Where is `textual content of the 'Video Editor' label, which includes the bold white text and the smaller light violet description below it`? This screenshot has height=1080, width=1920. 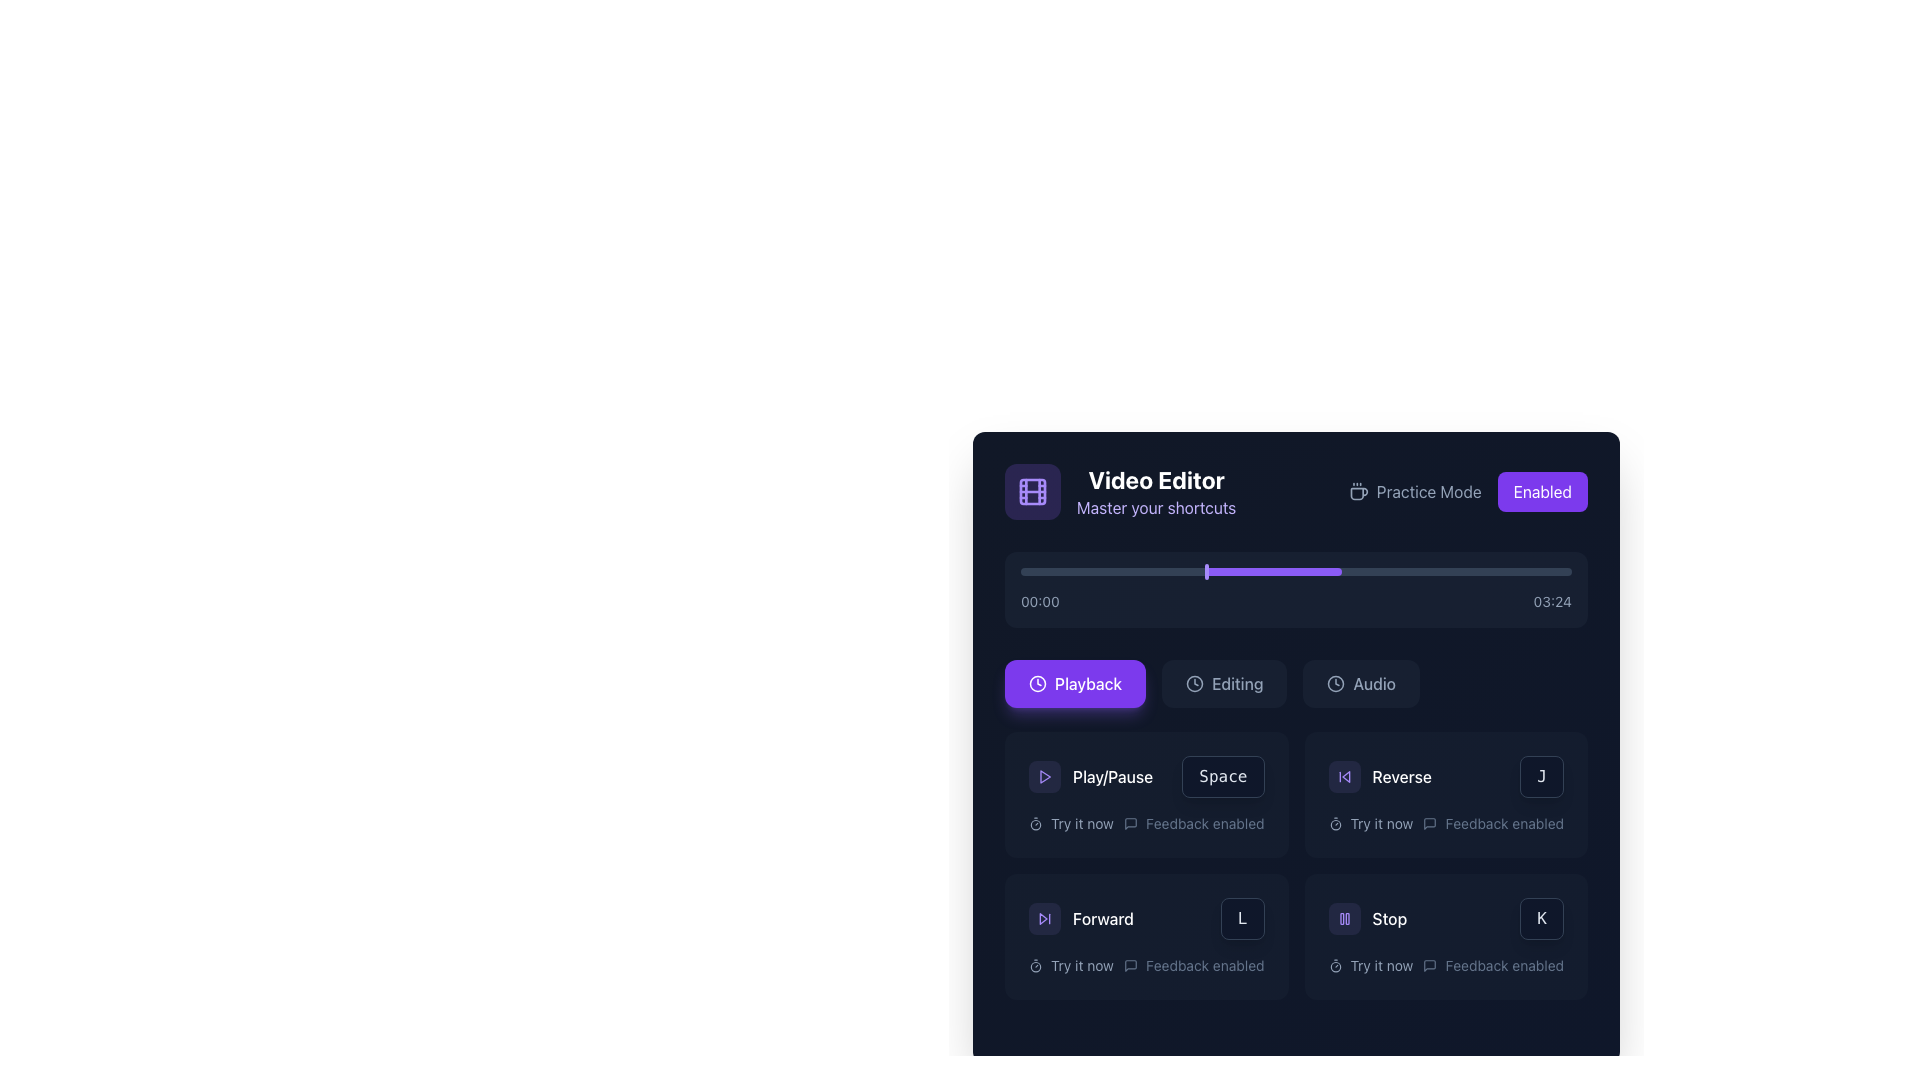 textual content of the 'Video Editor' label, which includes the bold white text and the smaller light violet description below it is located at coordinates (1120, 492).